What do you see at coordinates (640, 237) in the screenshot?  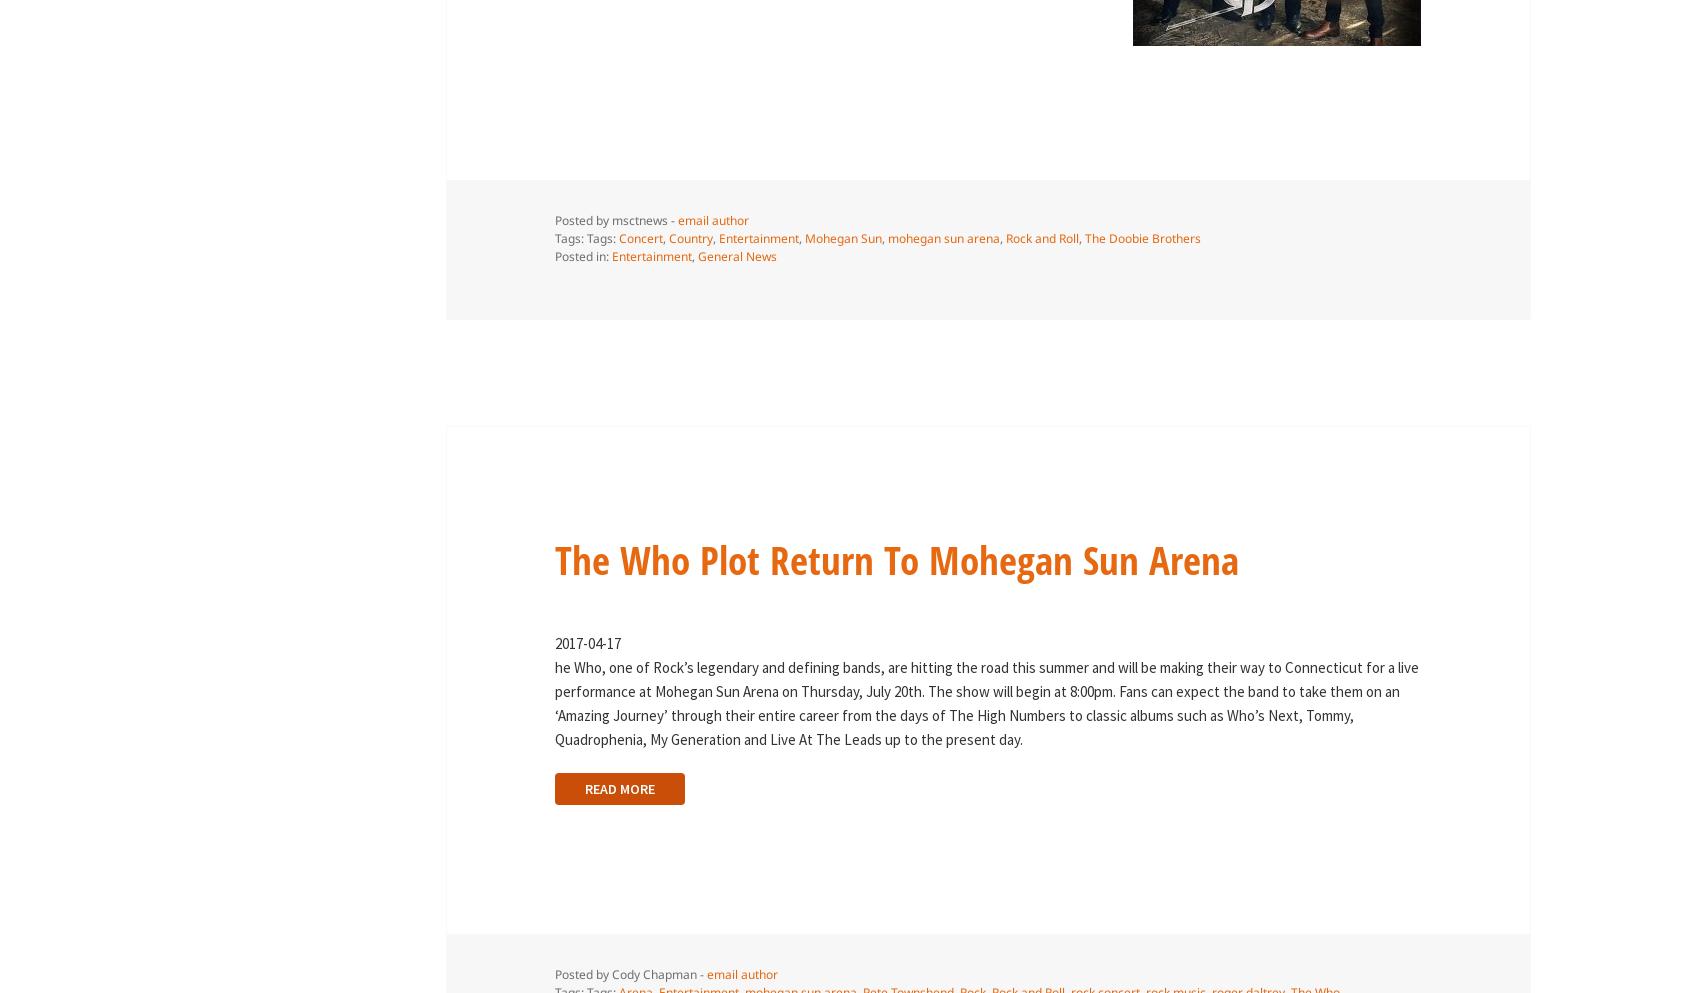 I see `'Concert'` at bounding box center [640, 237].